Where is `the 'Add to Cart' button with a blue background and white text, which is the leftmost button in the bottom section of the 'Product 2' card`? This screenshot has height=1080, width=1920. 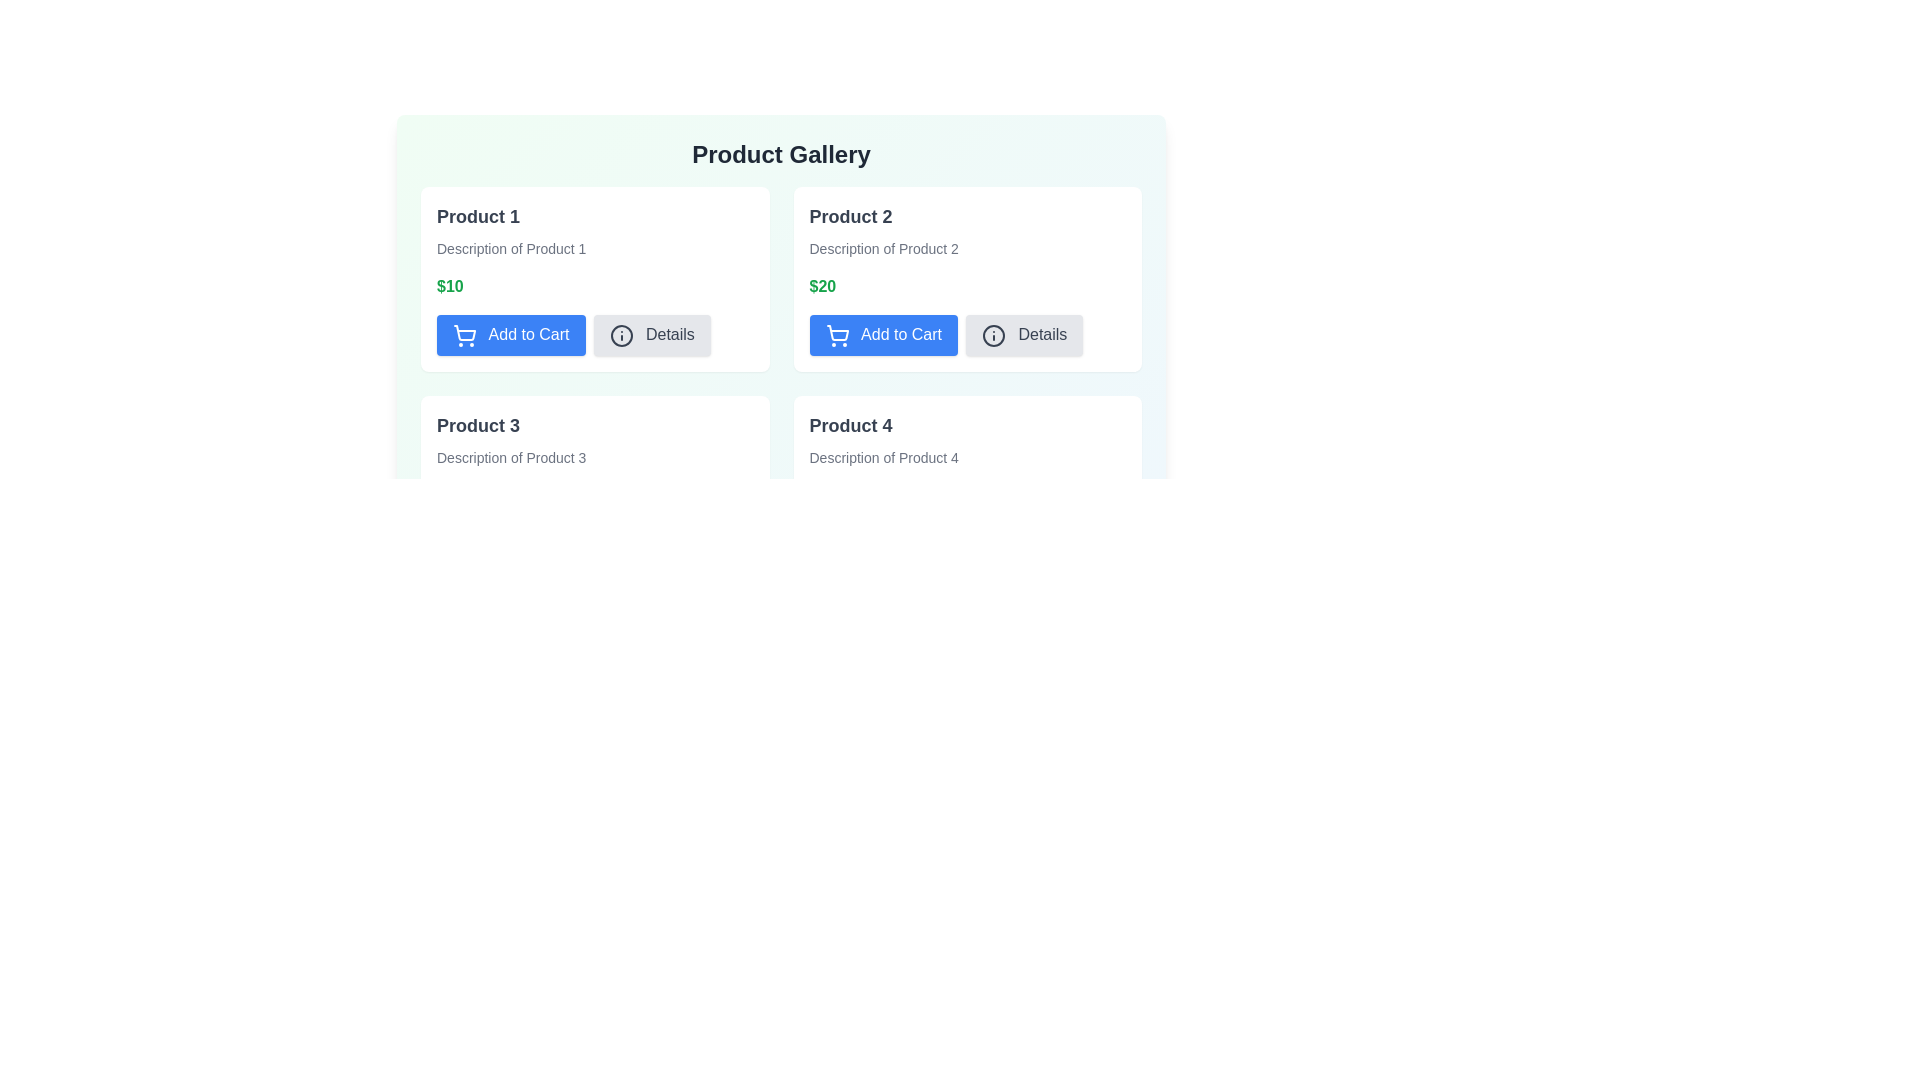 the 'Add to Cart' button with a blue background and white text, which is the leftmost button in the bottom section of the 'Product 2' card is located at coordinates (945, 334).